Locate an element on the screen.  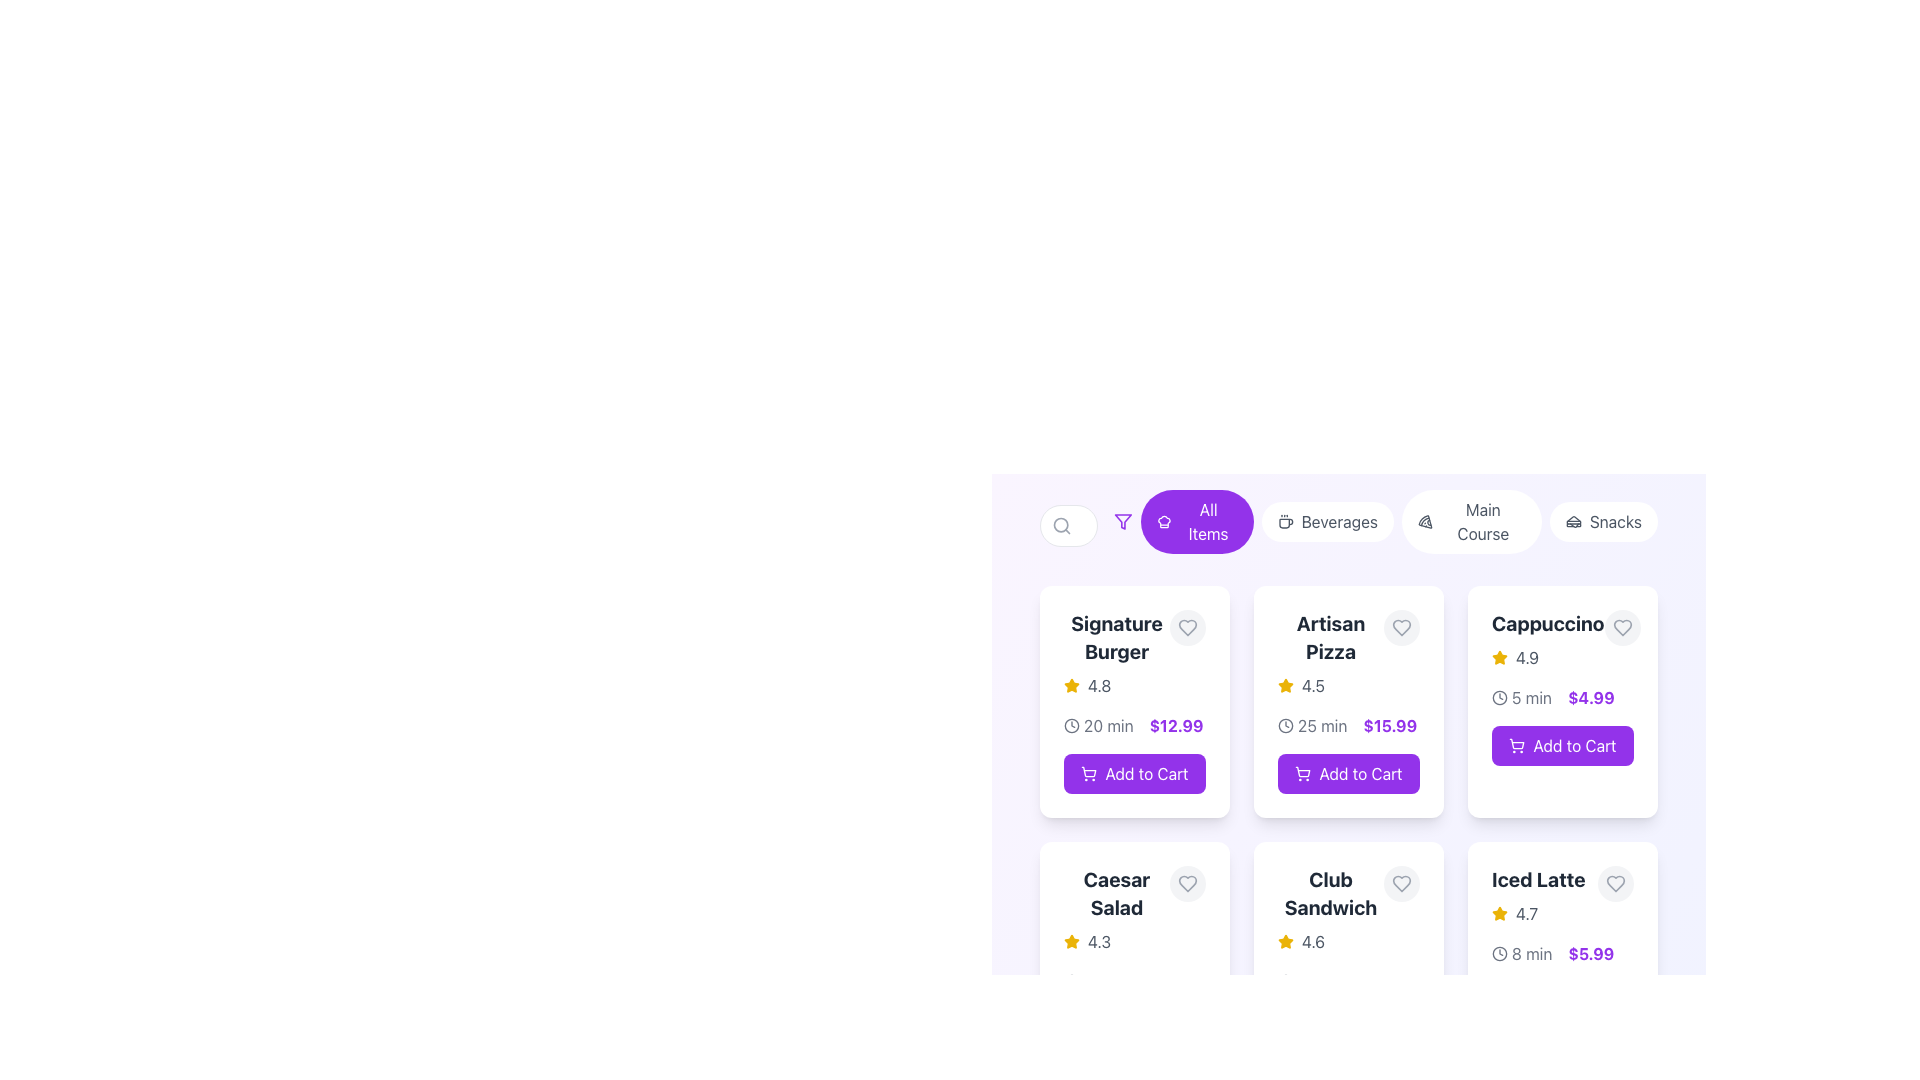
the price label displaying '$12.99' in bold purple font, located beneath the item preparation time label and part of the 'Signature Burger' card is located at coordinates (1176, 725).